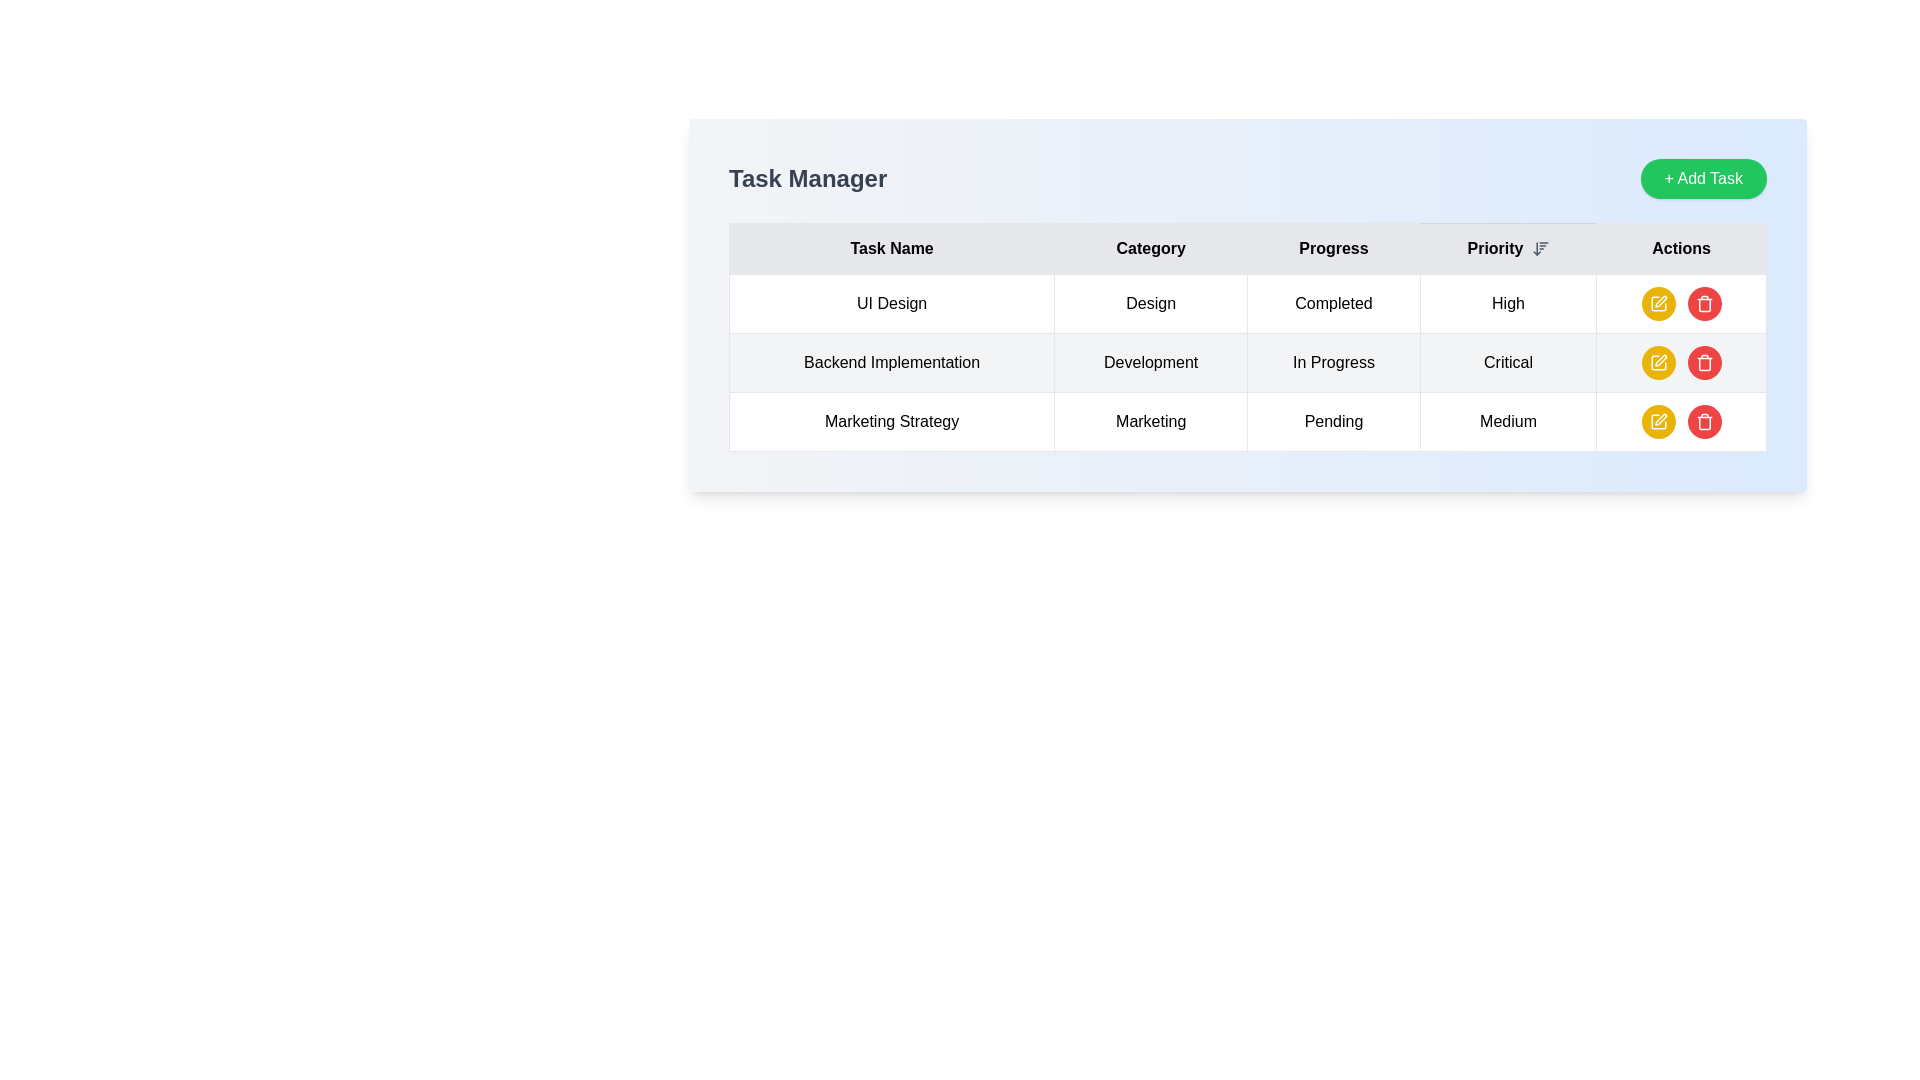 The height and width of the screenshot is (1080, 1920). Describe the element at coordinates (891, 248) in the screenshot. I see `the 'Task Name' table header cell, which is a text label with centered alignment, a bordered box, and a light gray background, located at the top-left of the table layout` at that location.